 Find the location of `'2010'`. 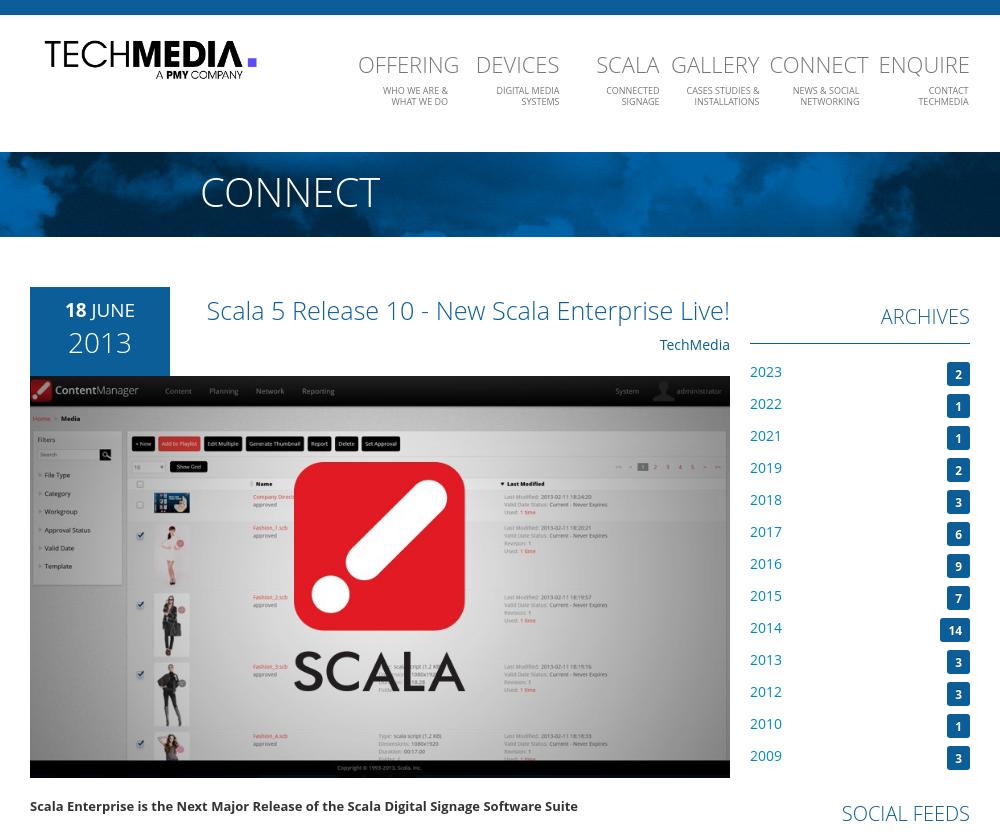

'2010' is located at coordinates (766, 722).